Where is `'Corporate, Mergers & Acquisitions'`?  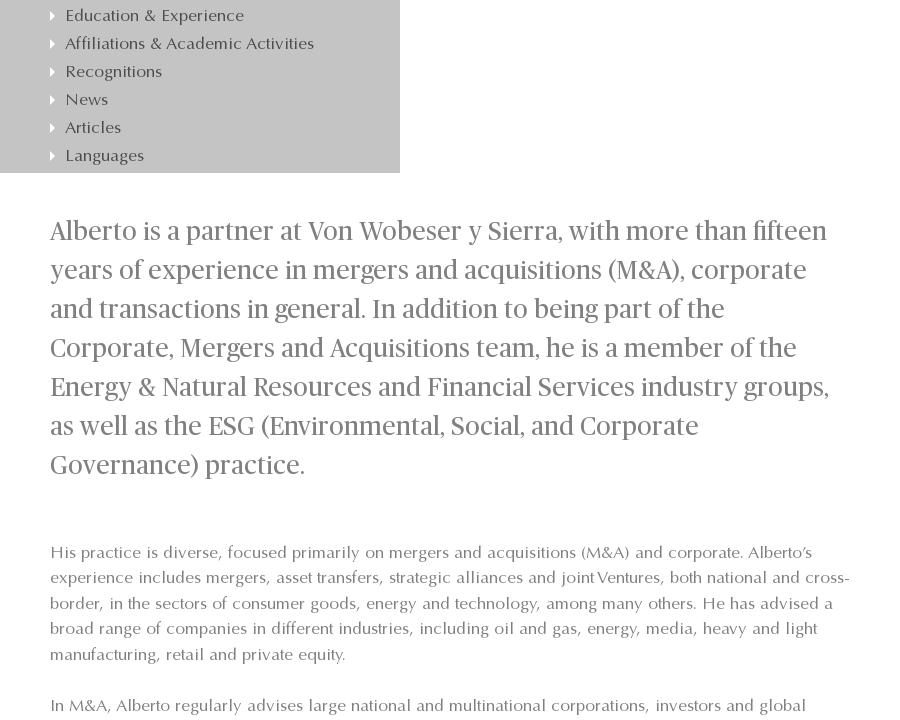
'Corporate, Mergers & Acquisitions' is located at coordinates (217, 21).